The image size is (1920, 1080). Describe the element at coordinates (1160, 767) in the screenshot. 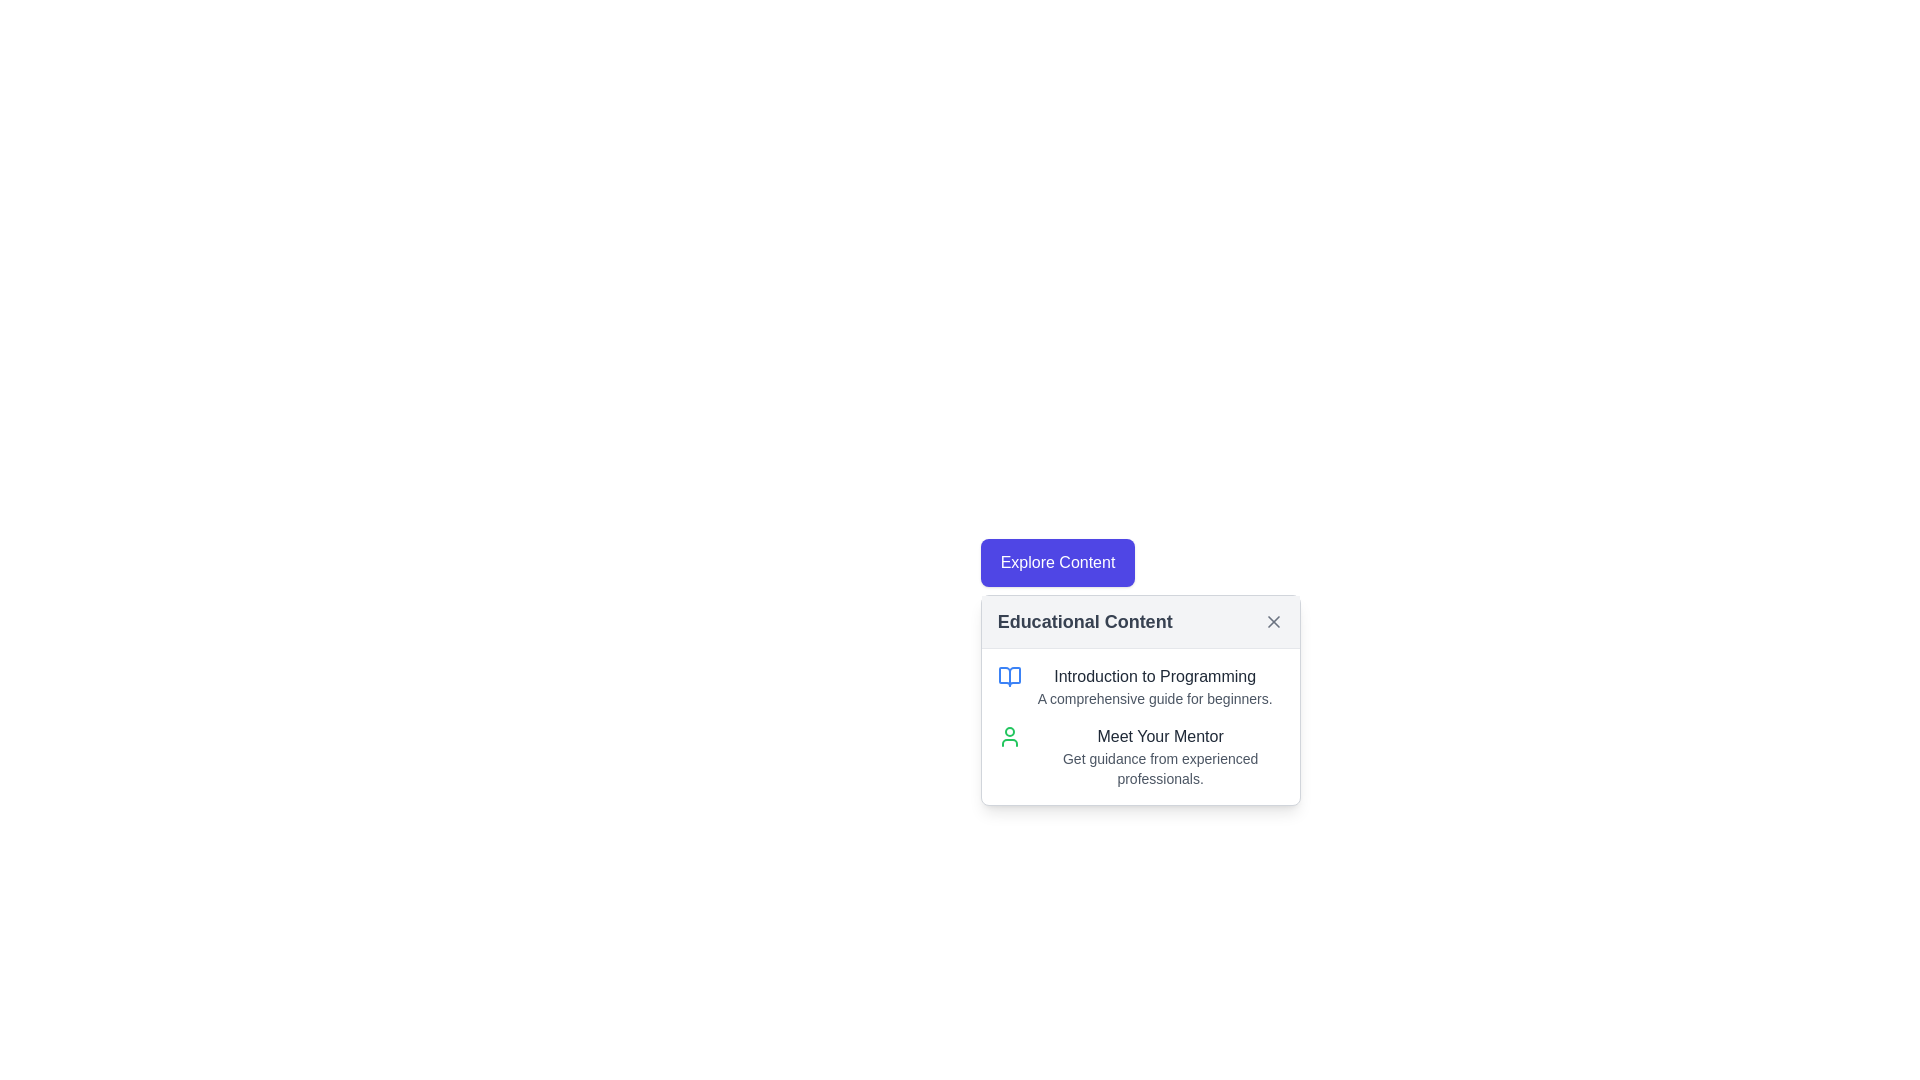

I see `the descriptive text located beneath the 'Meet Your Mentor' title in the 'Educational Content' panel` at that location.